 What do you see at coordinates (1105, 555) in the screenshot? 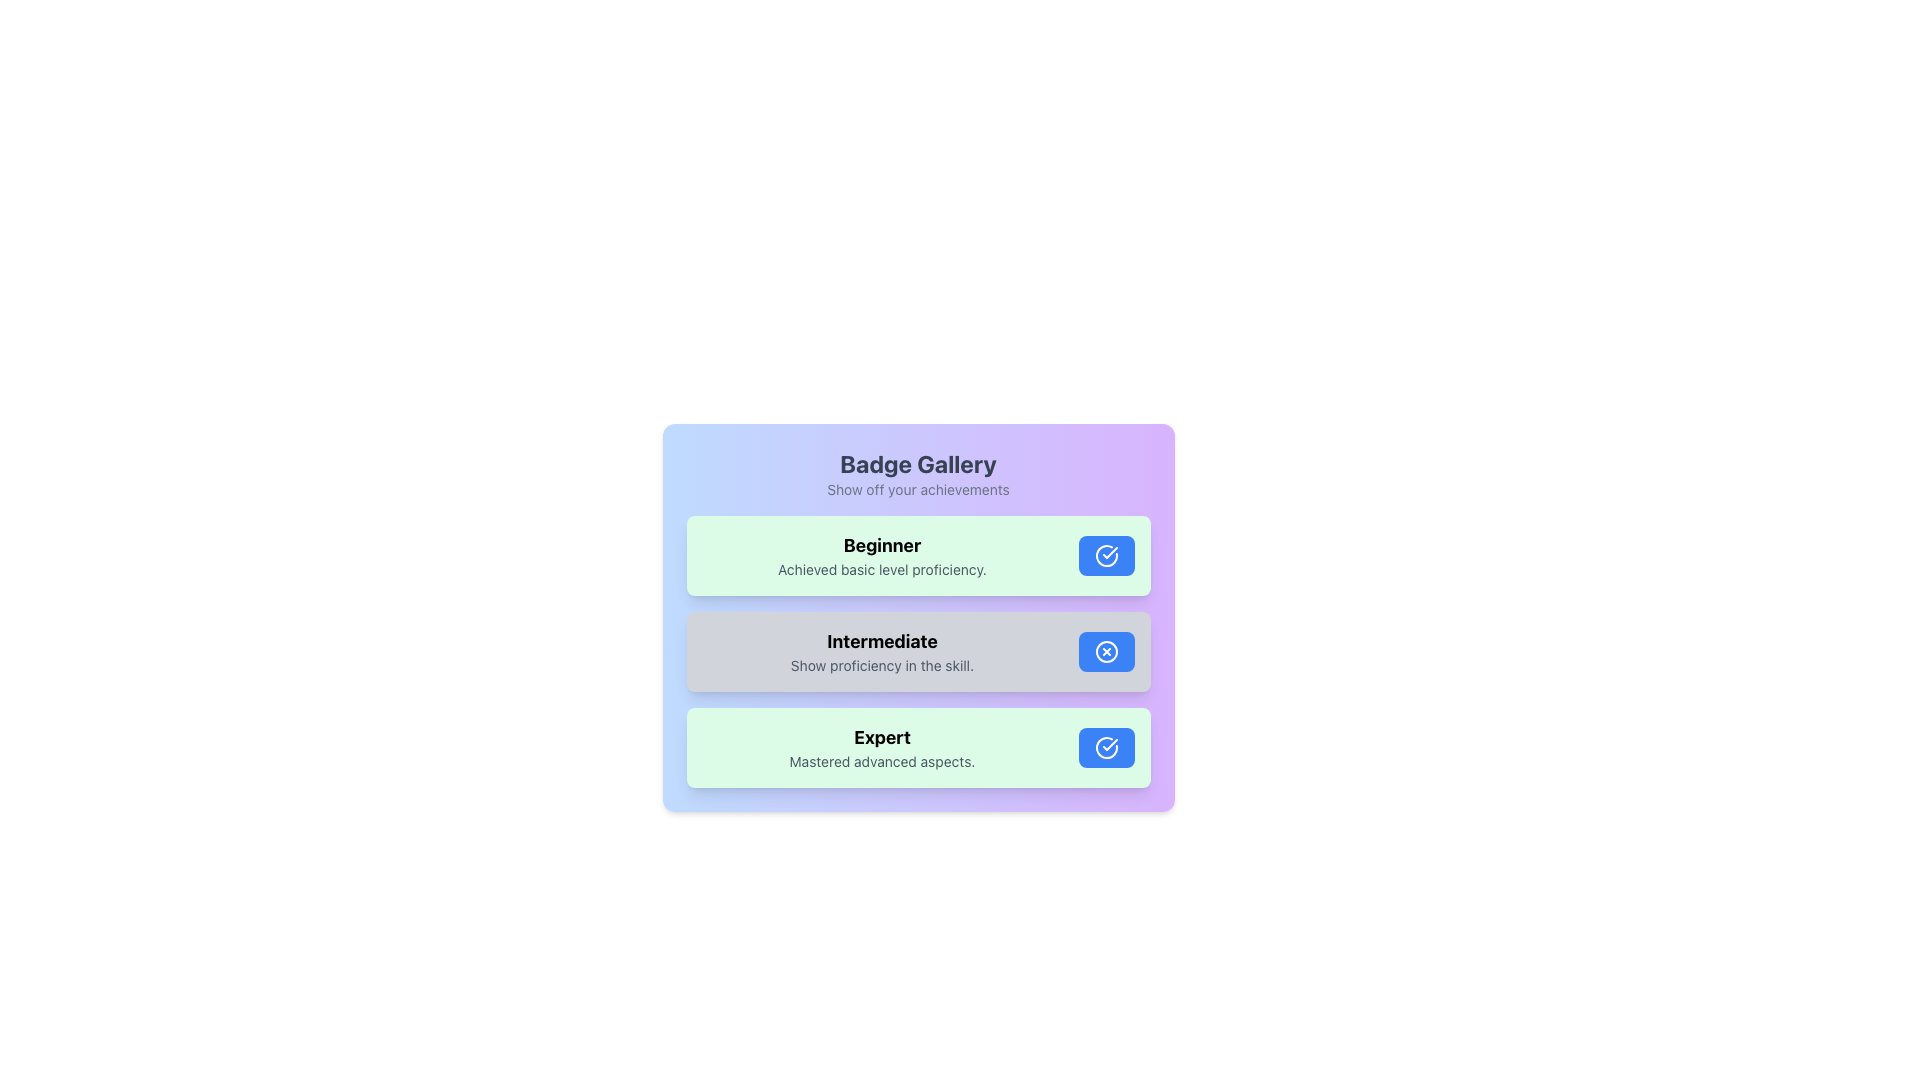
I see `the circular icon with a checkmark inside, which has a light blue background and a white border, to signify badge completion` at bounding box center [1105, 555].